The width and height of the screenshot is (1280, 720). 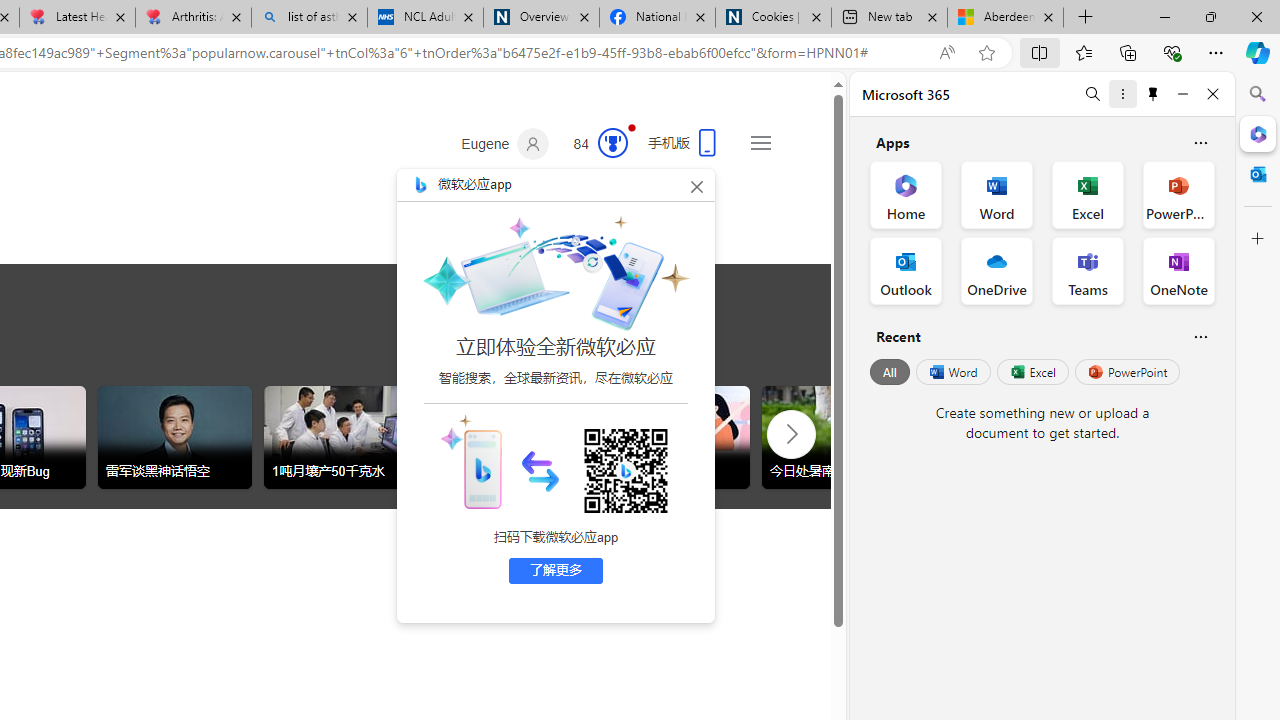 What do you see at coordinates (772, 17) in the screenshot?
I see `'Cookies | About | NICE'` at bounding box center [772, 17].